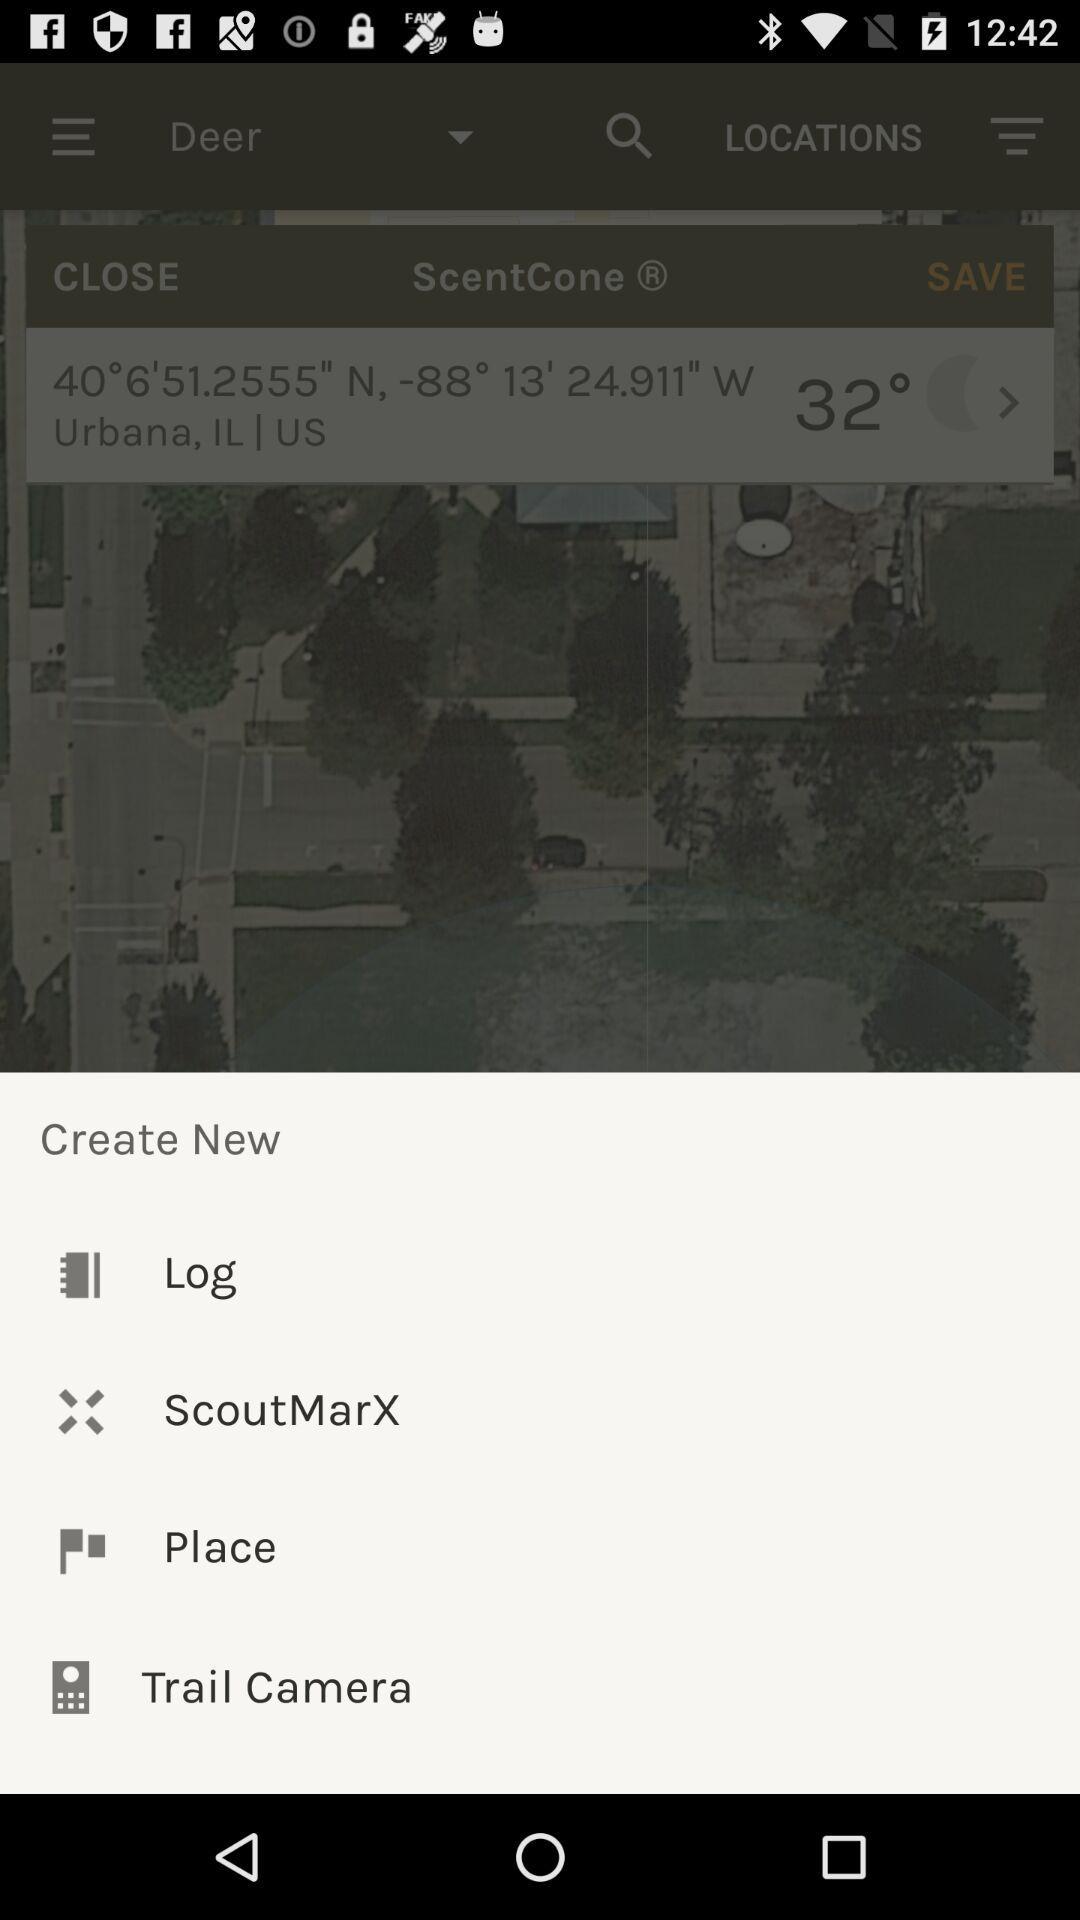 The width and height of the screenshot is (1080, 1920). I want to click on scoutmarx, so click(540, 1410).